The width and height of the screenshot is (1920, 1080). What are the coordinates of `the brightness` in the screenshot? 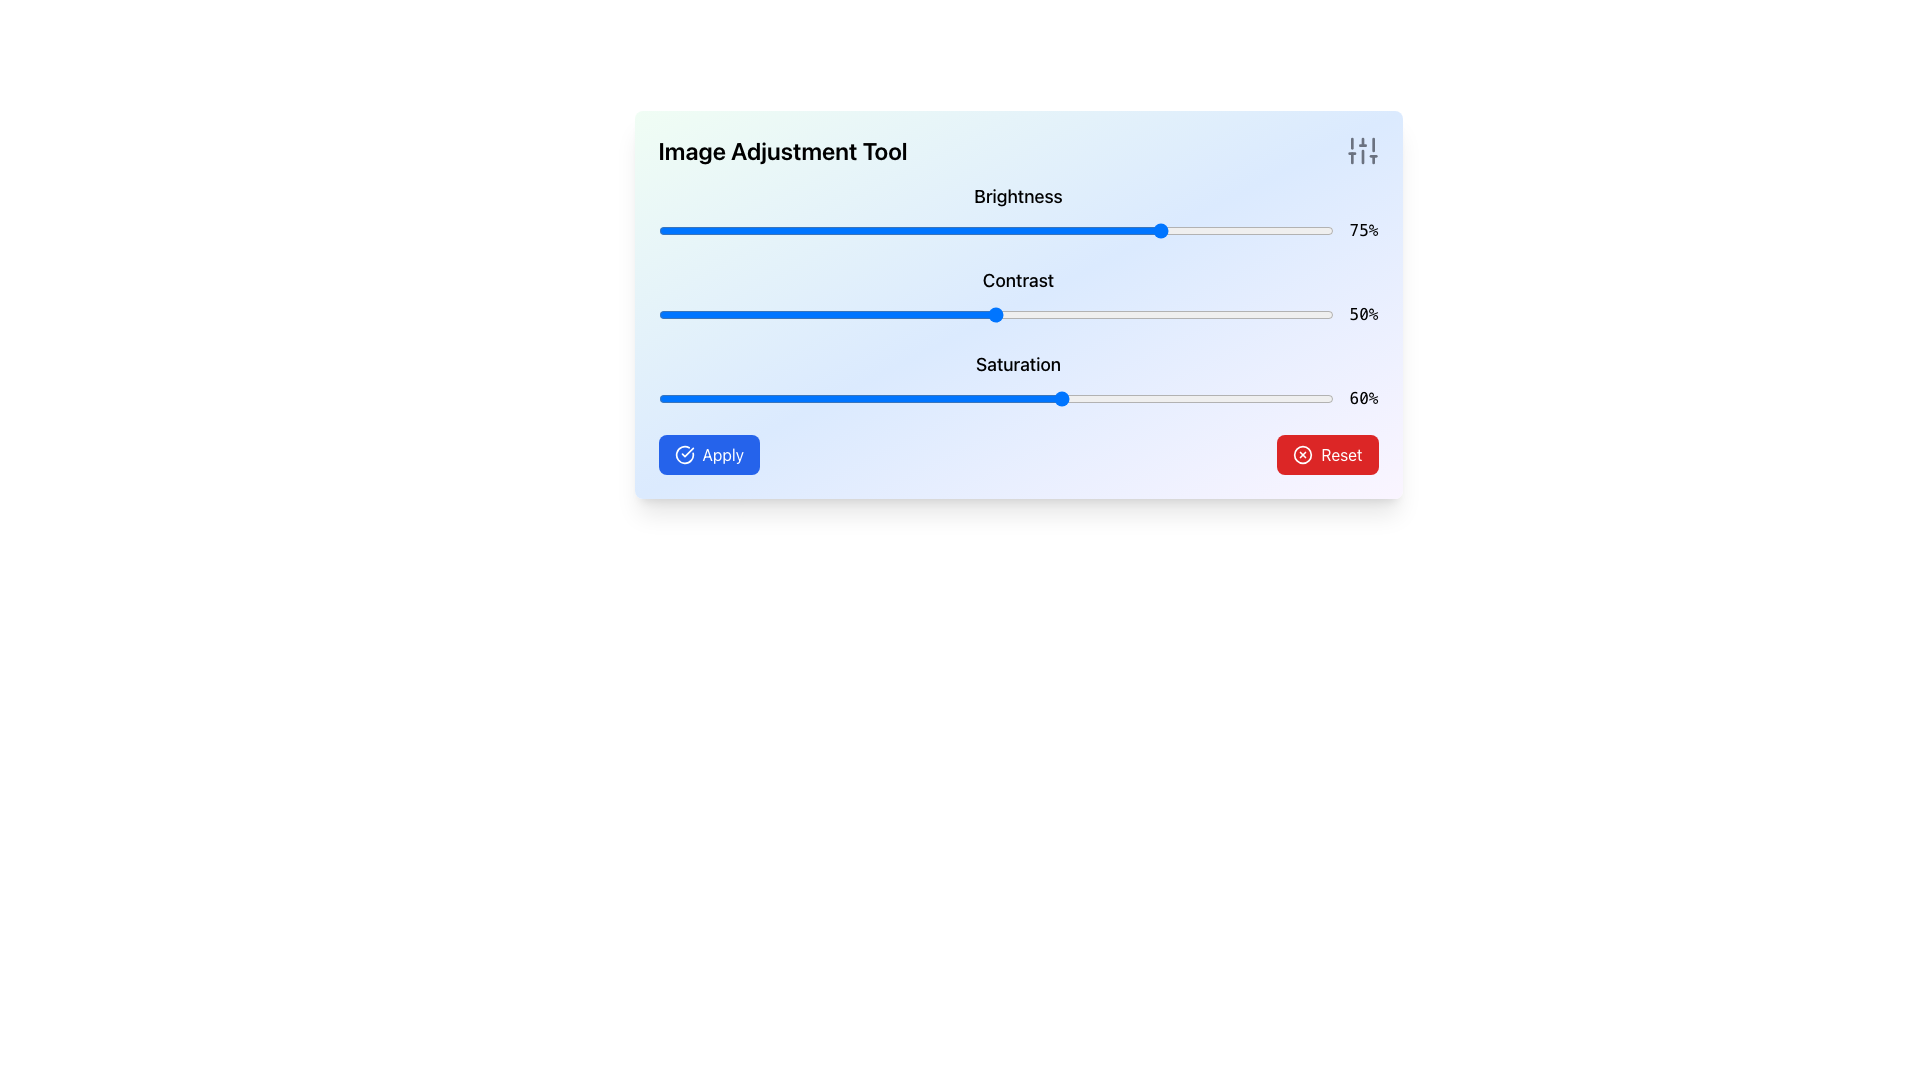 It's located at (1016, 230).